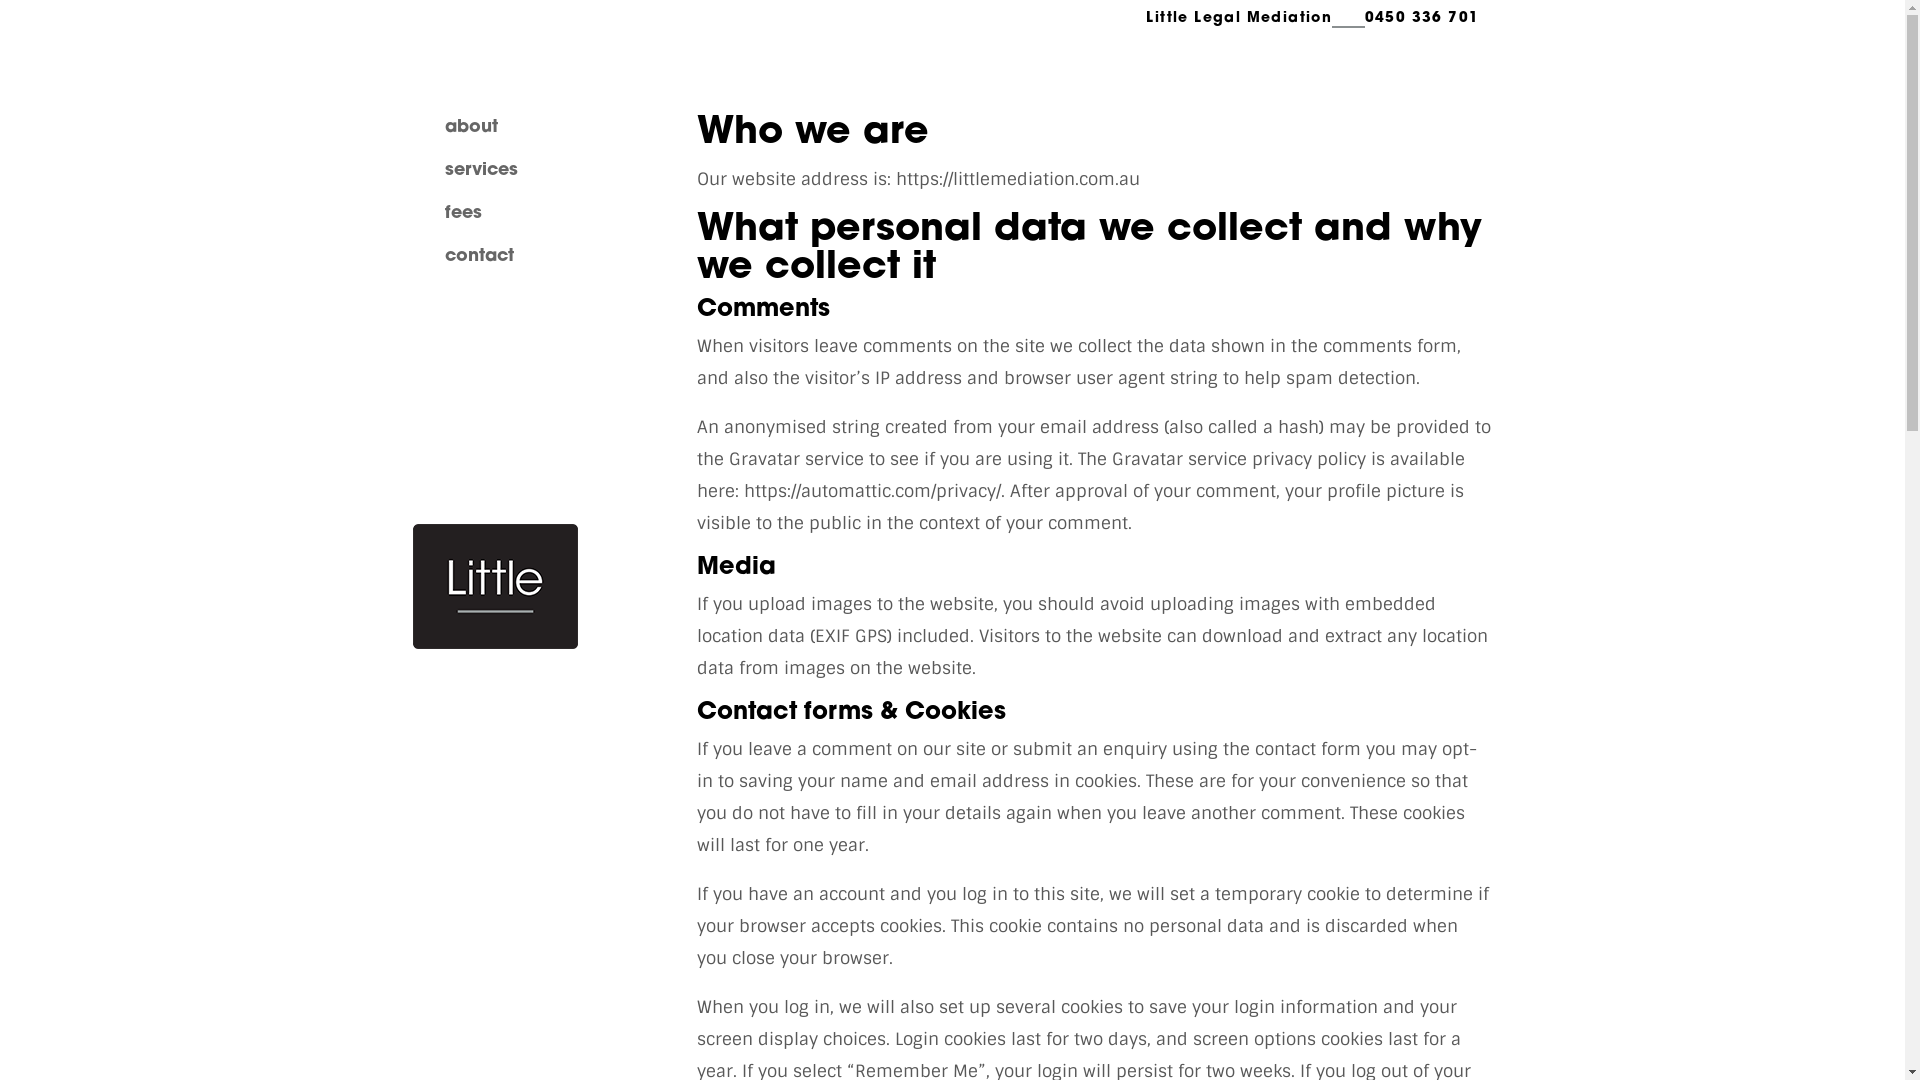 The image size is (1920, 1080). Describe the element at coordinates (443, 255) in the screenshot. I see `'contact'` at that location.